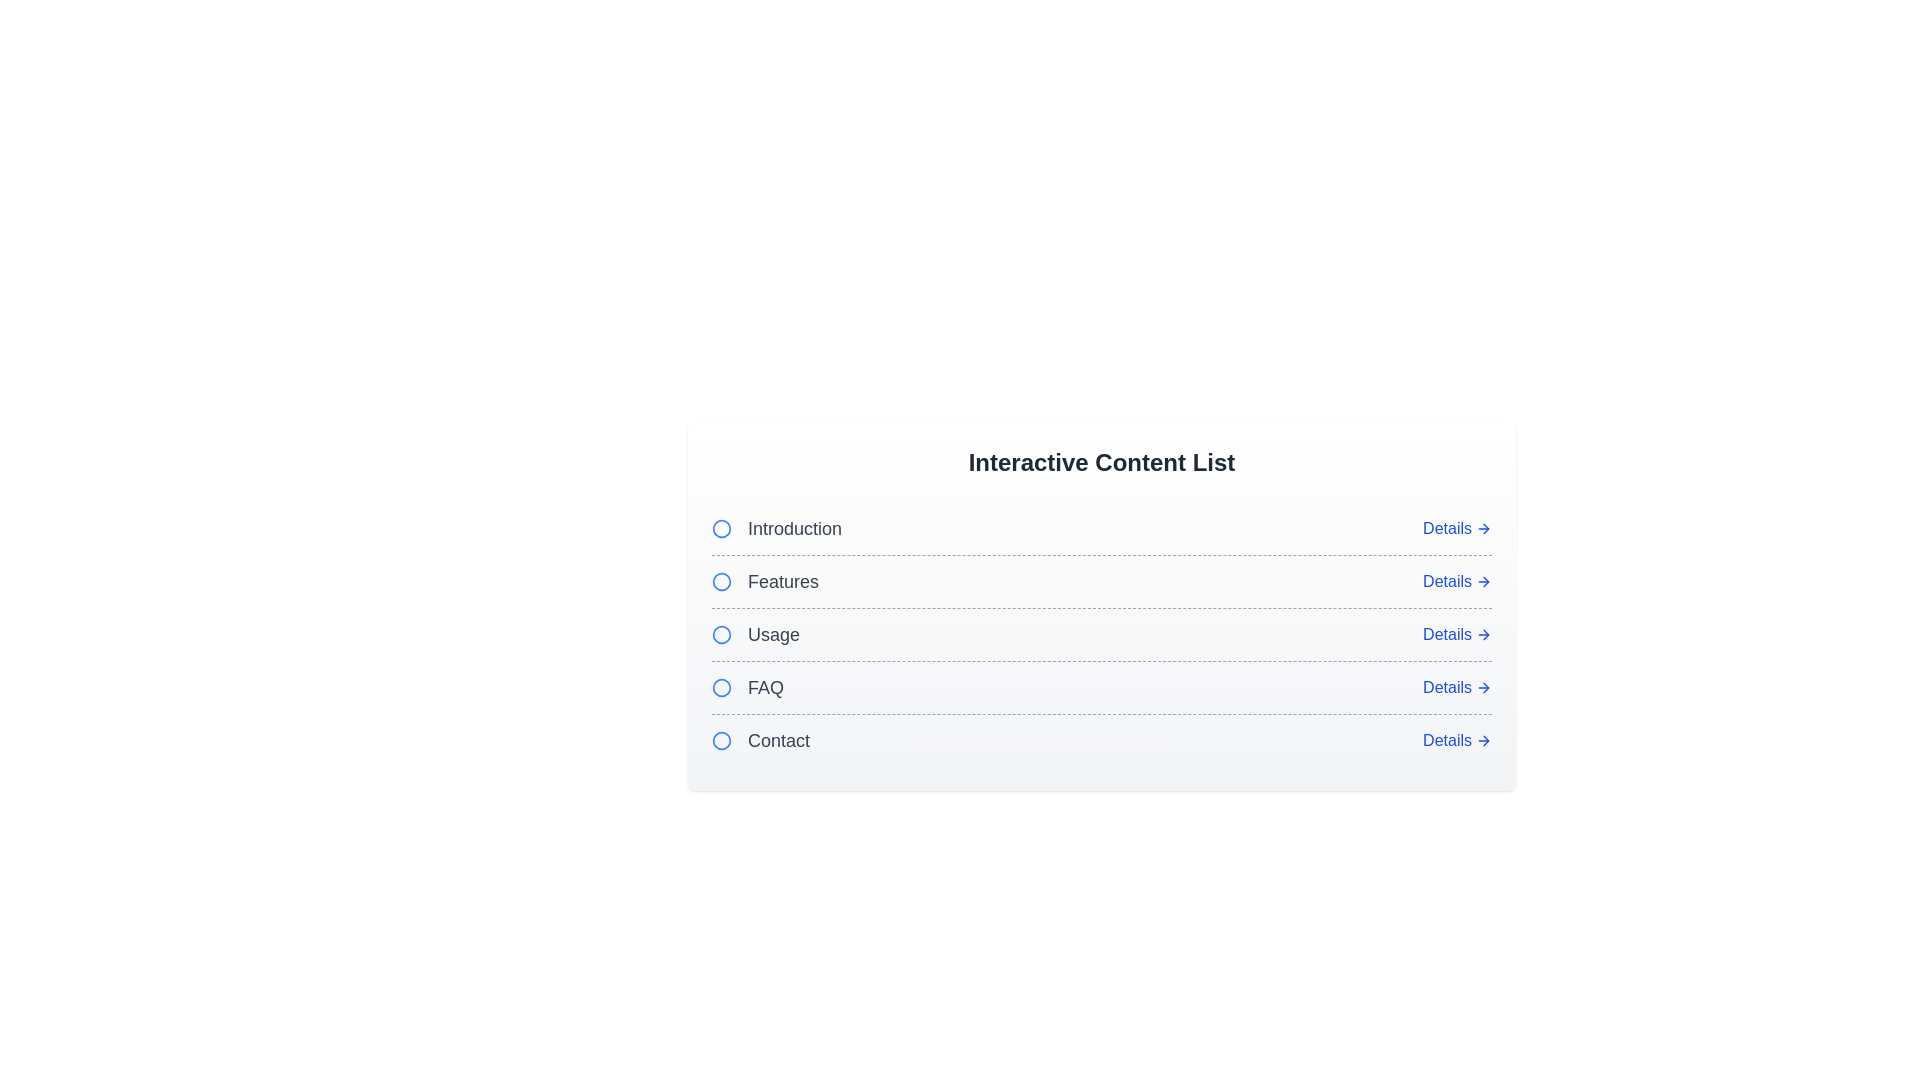 The height and width of the screenshot is (1080, 1920). Describe the element at coordinates (720, 635) in the screenshot. I see `the Circular icon located to the left of the 'Usage' text in the vertical list of items` at that location.